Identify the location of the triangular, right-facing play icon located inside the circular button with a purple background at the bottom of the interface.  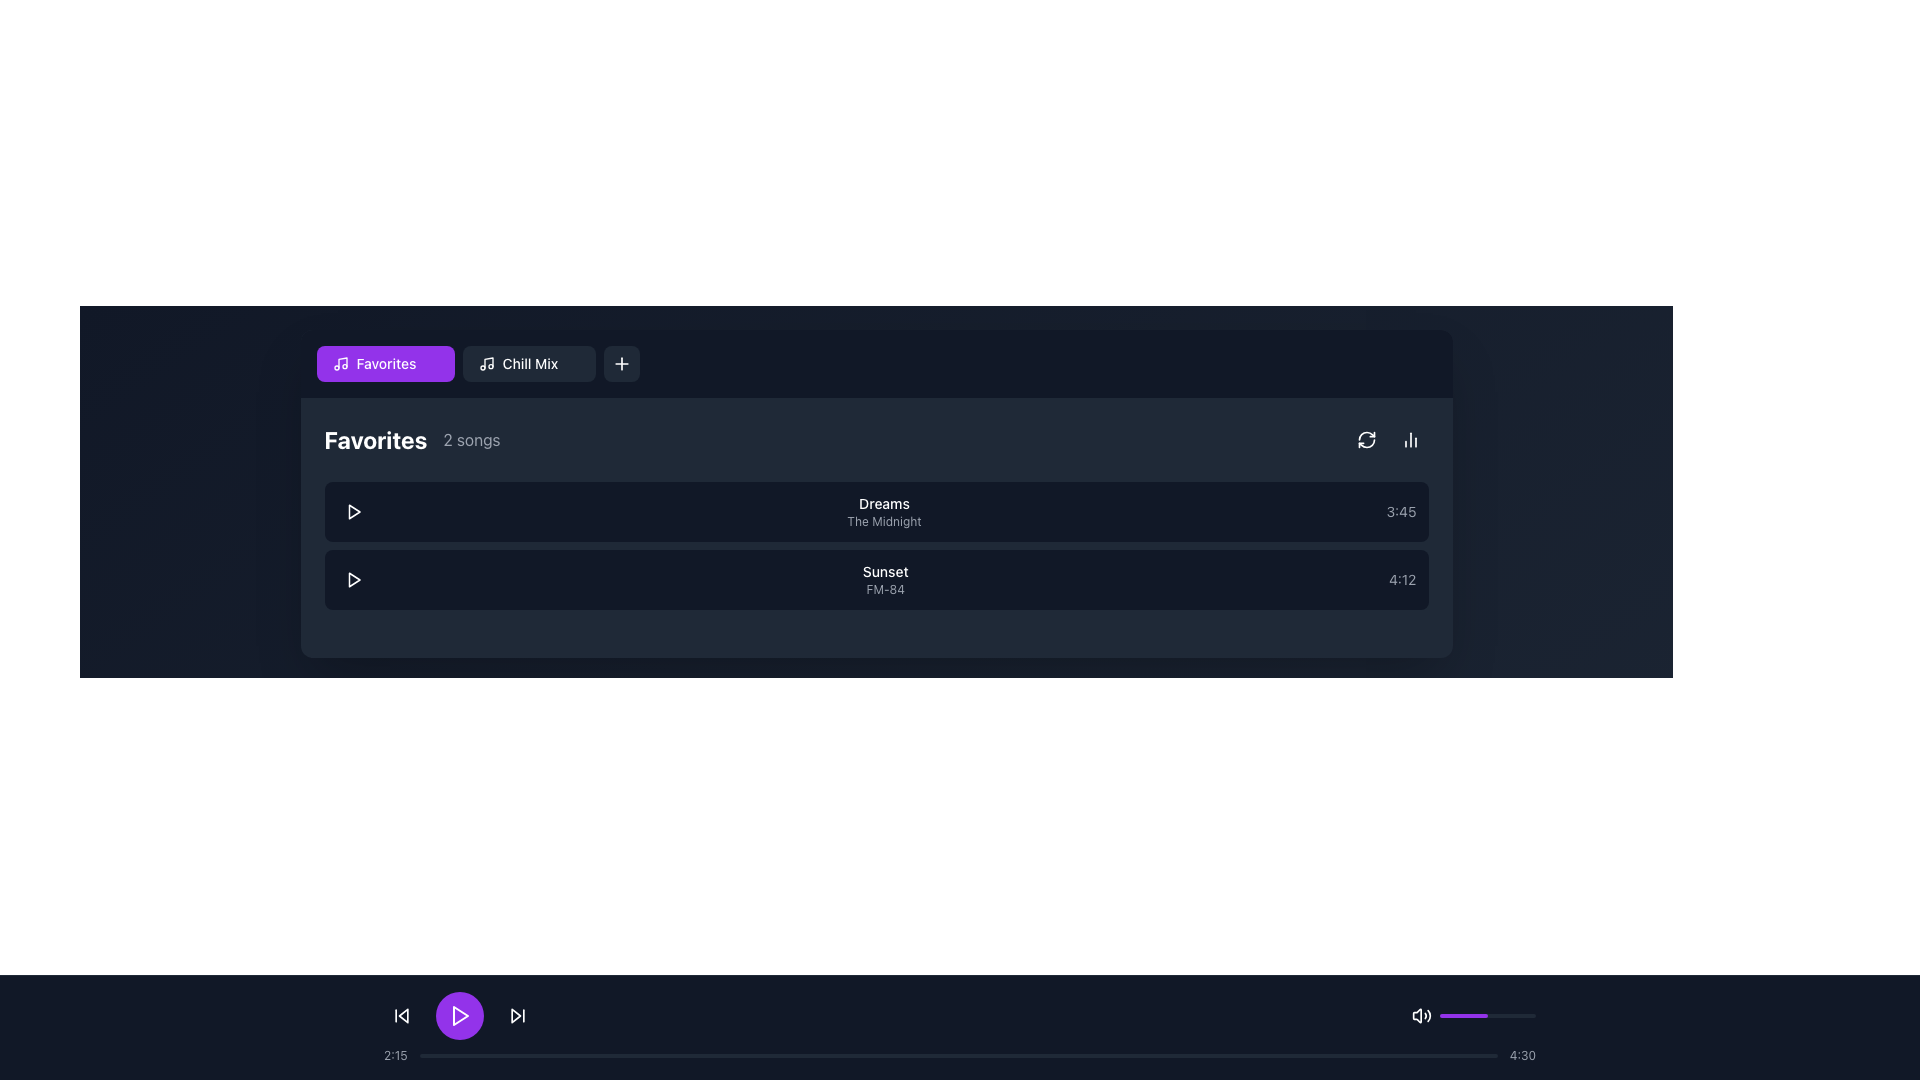
(459, 1015).